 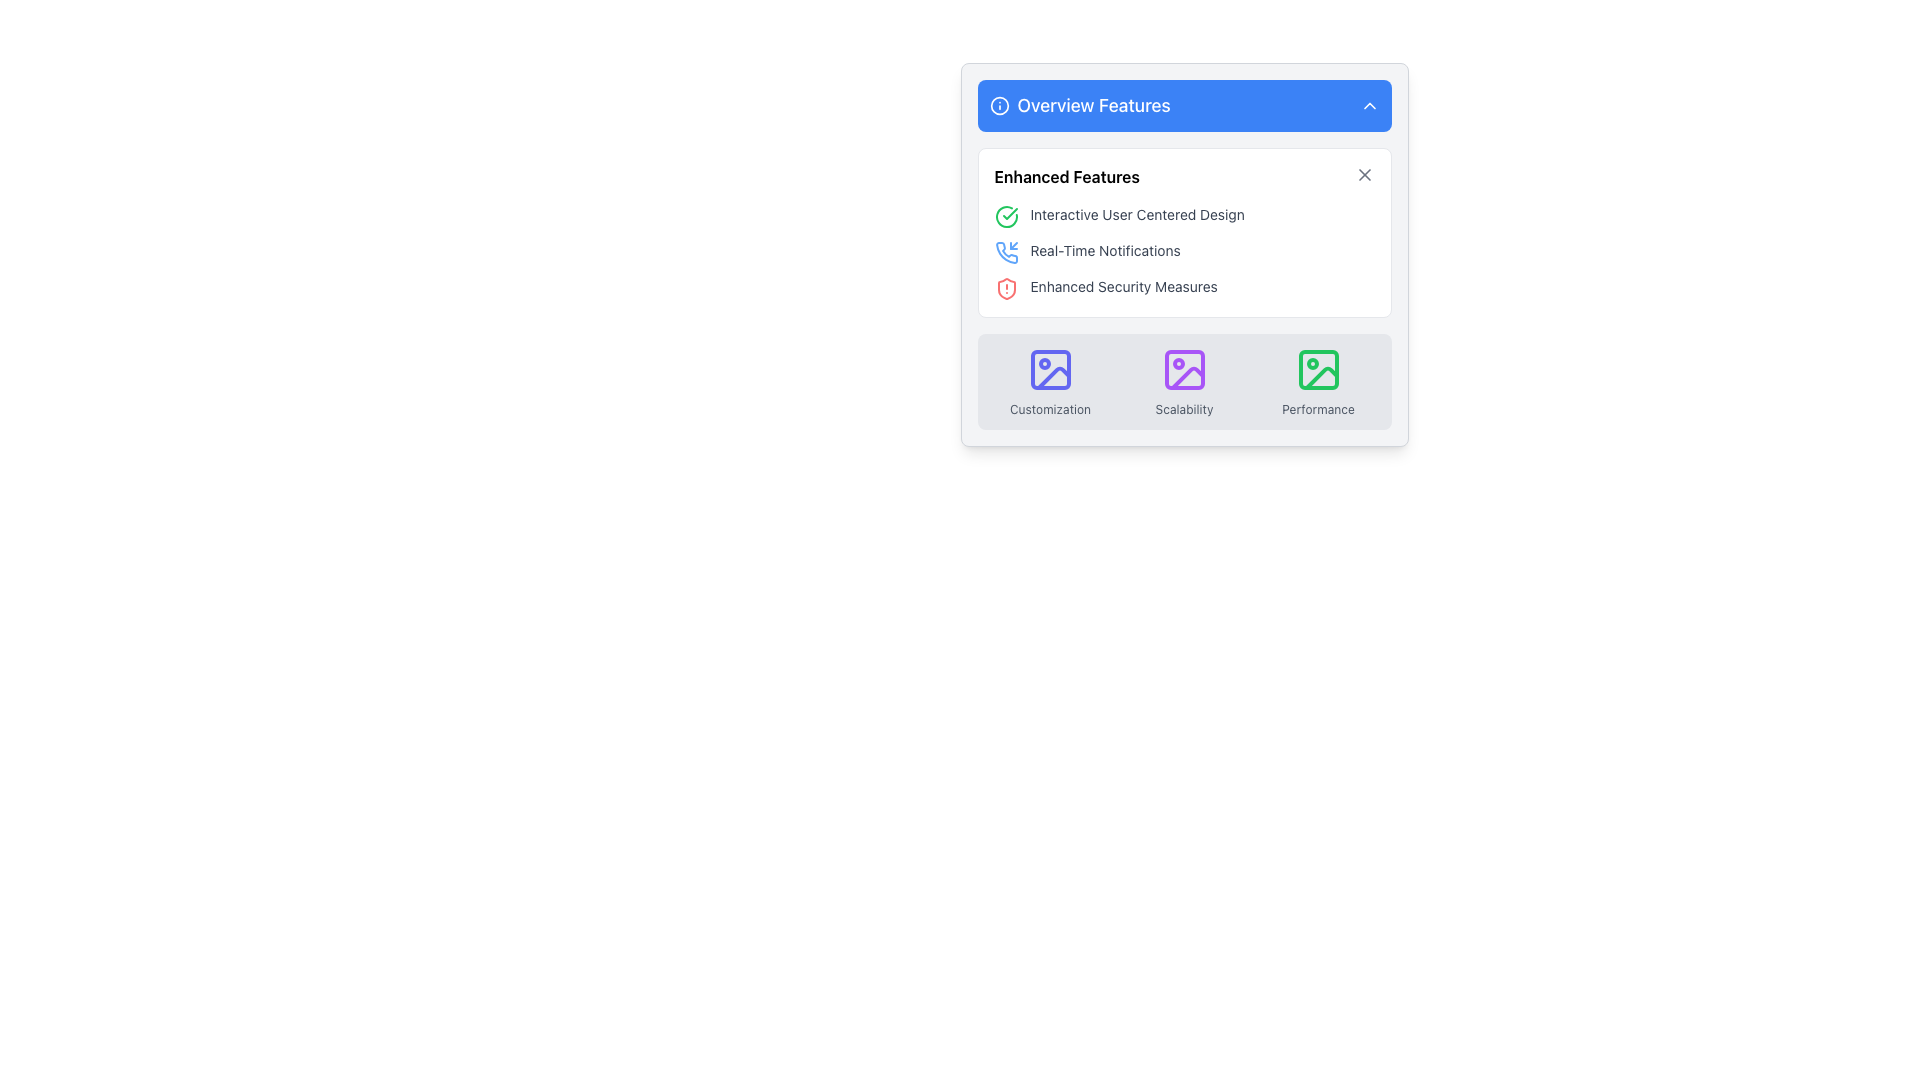 What do you see at coordinates (1052, 378) in the screenshot?
I see `the diagonal line or curve within the light indigo square icon located at the bottom left section of the interface, adjacent to the 'Scalability' and 'Performance' icons` at bounding box center [1052, 378].